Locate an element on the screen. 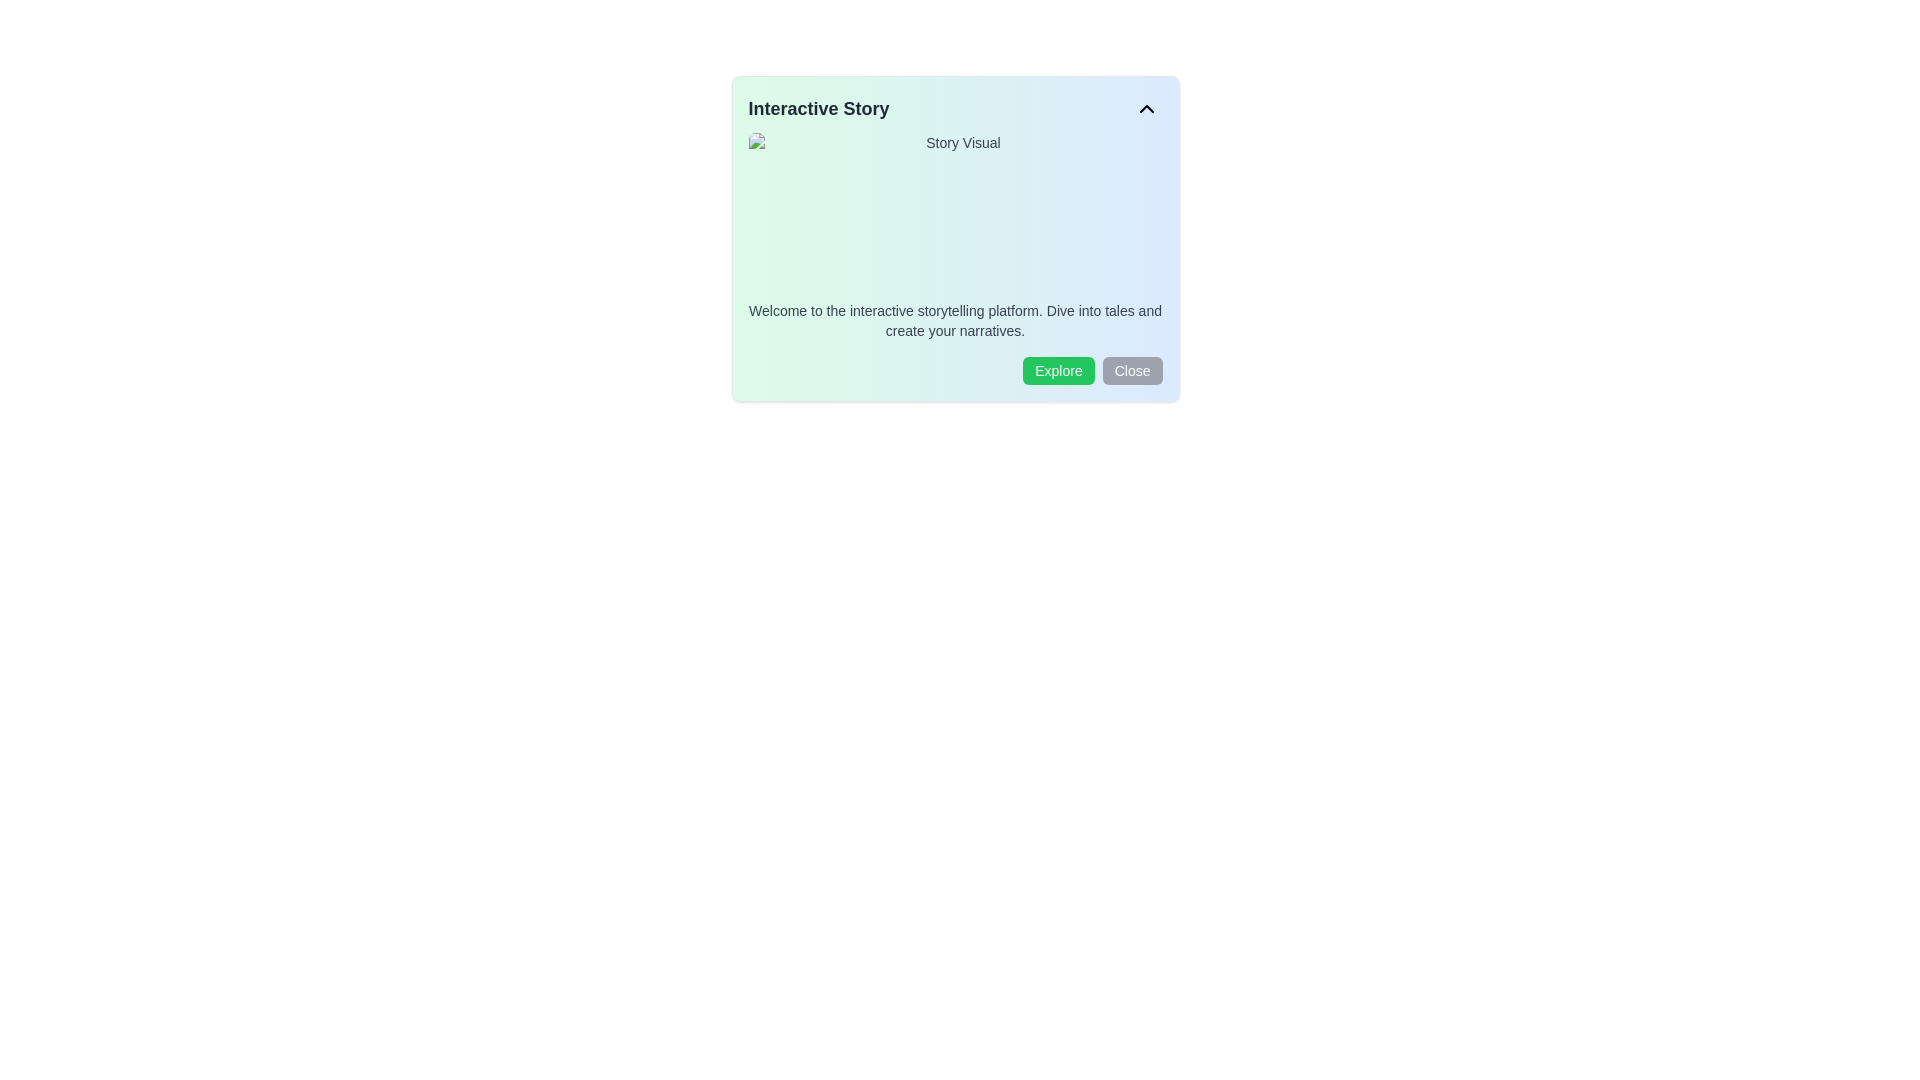  the chevron icon in the top-right corner of the 'Interactive Story' dialog box is located at coordinates (1146, 108).